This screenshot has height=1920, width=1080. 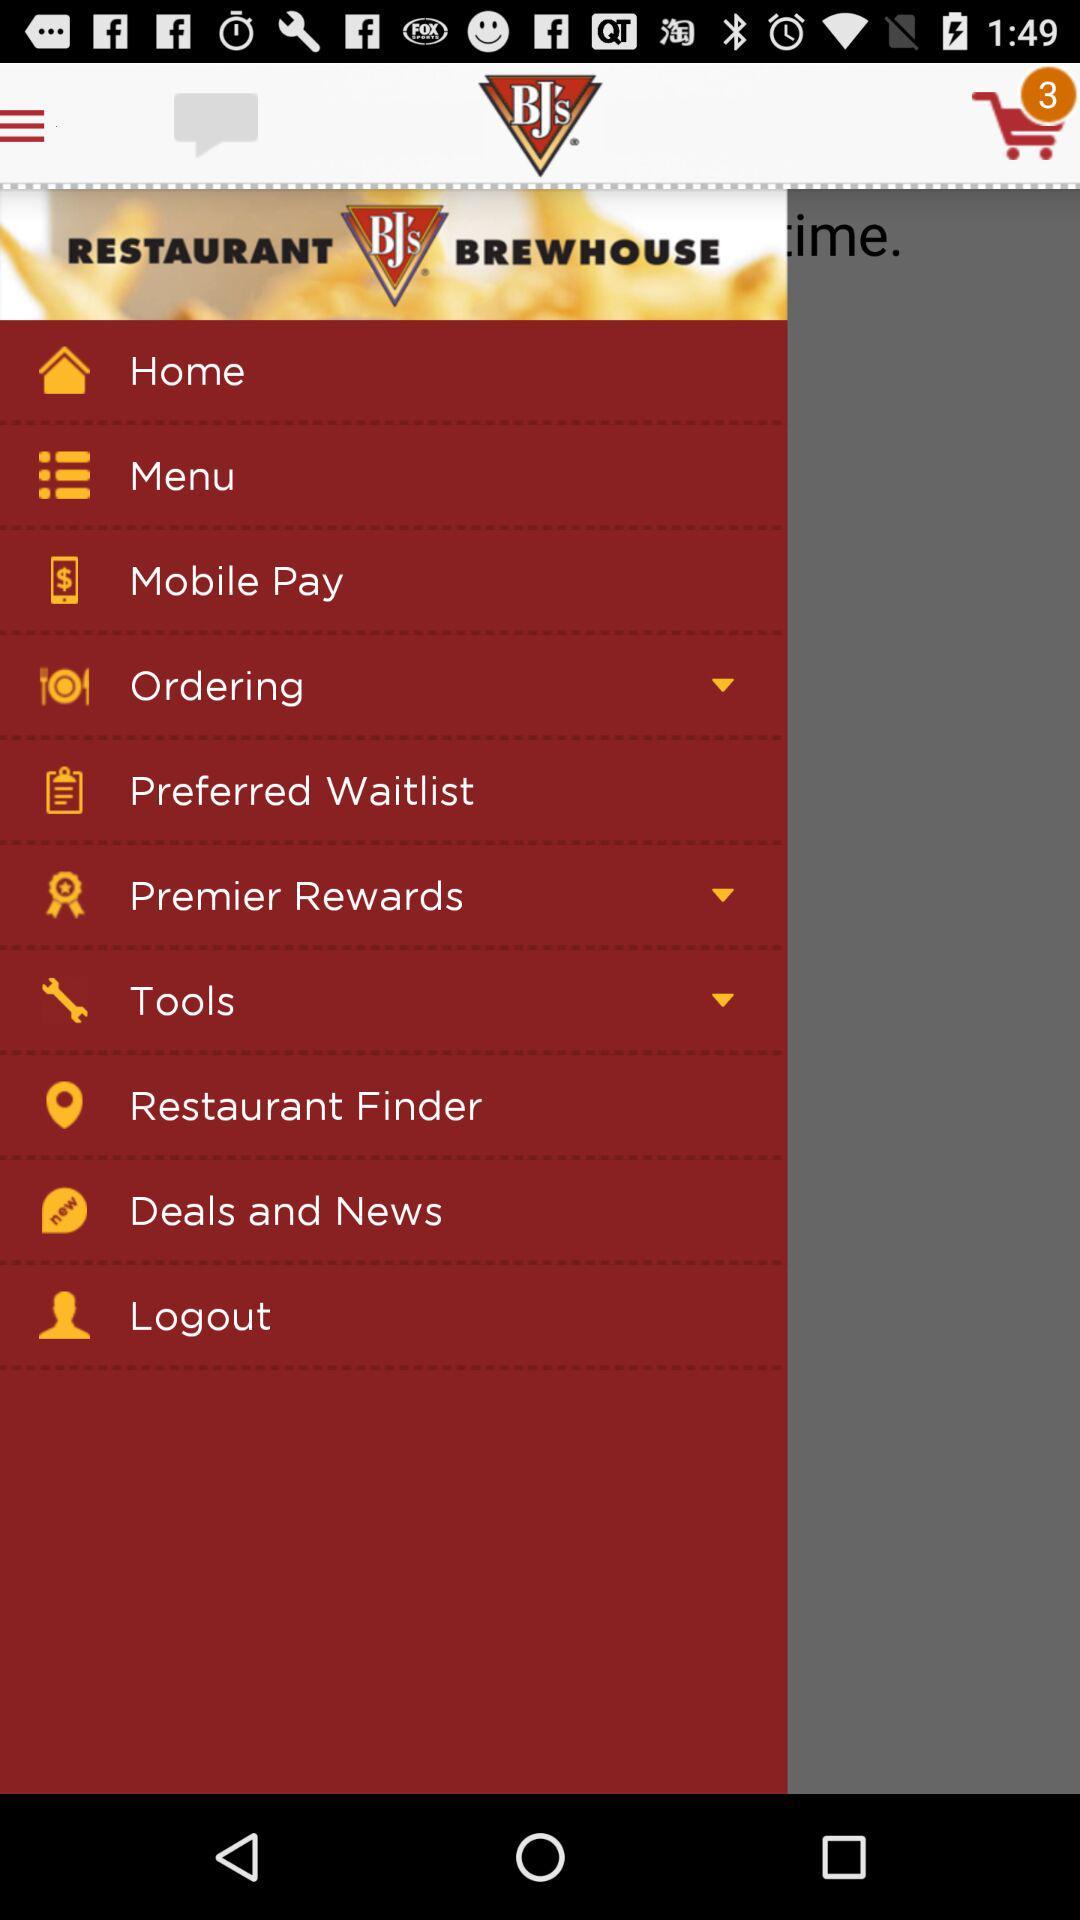 What do you see at coordinates (218, 124) in the screenshot?
I see `message the restaurant` at bounding box center [218, 124].